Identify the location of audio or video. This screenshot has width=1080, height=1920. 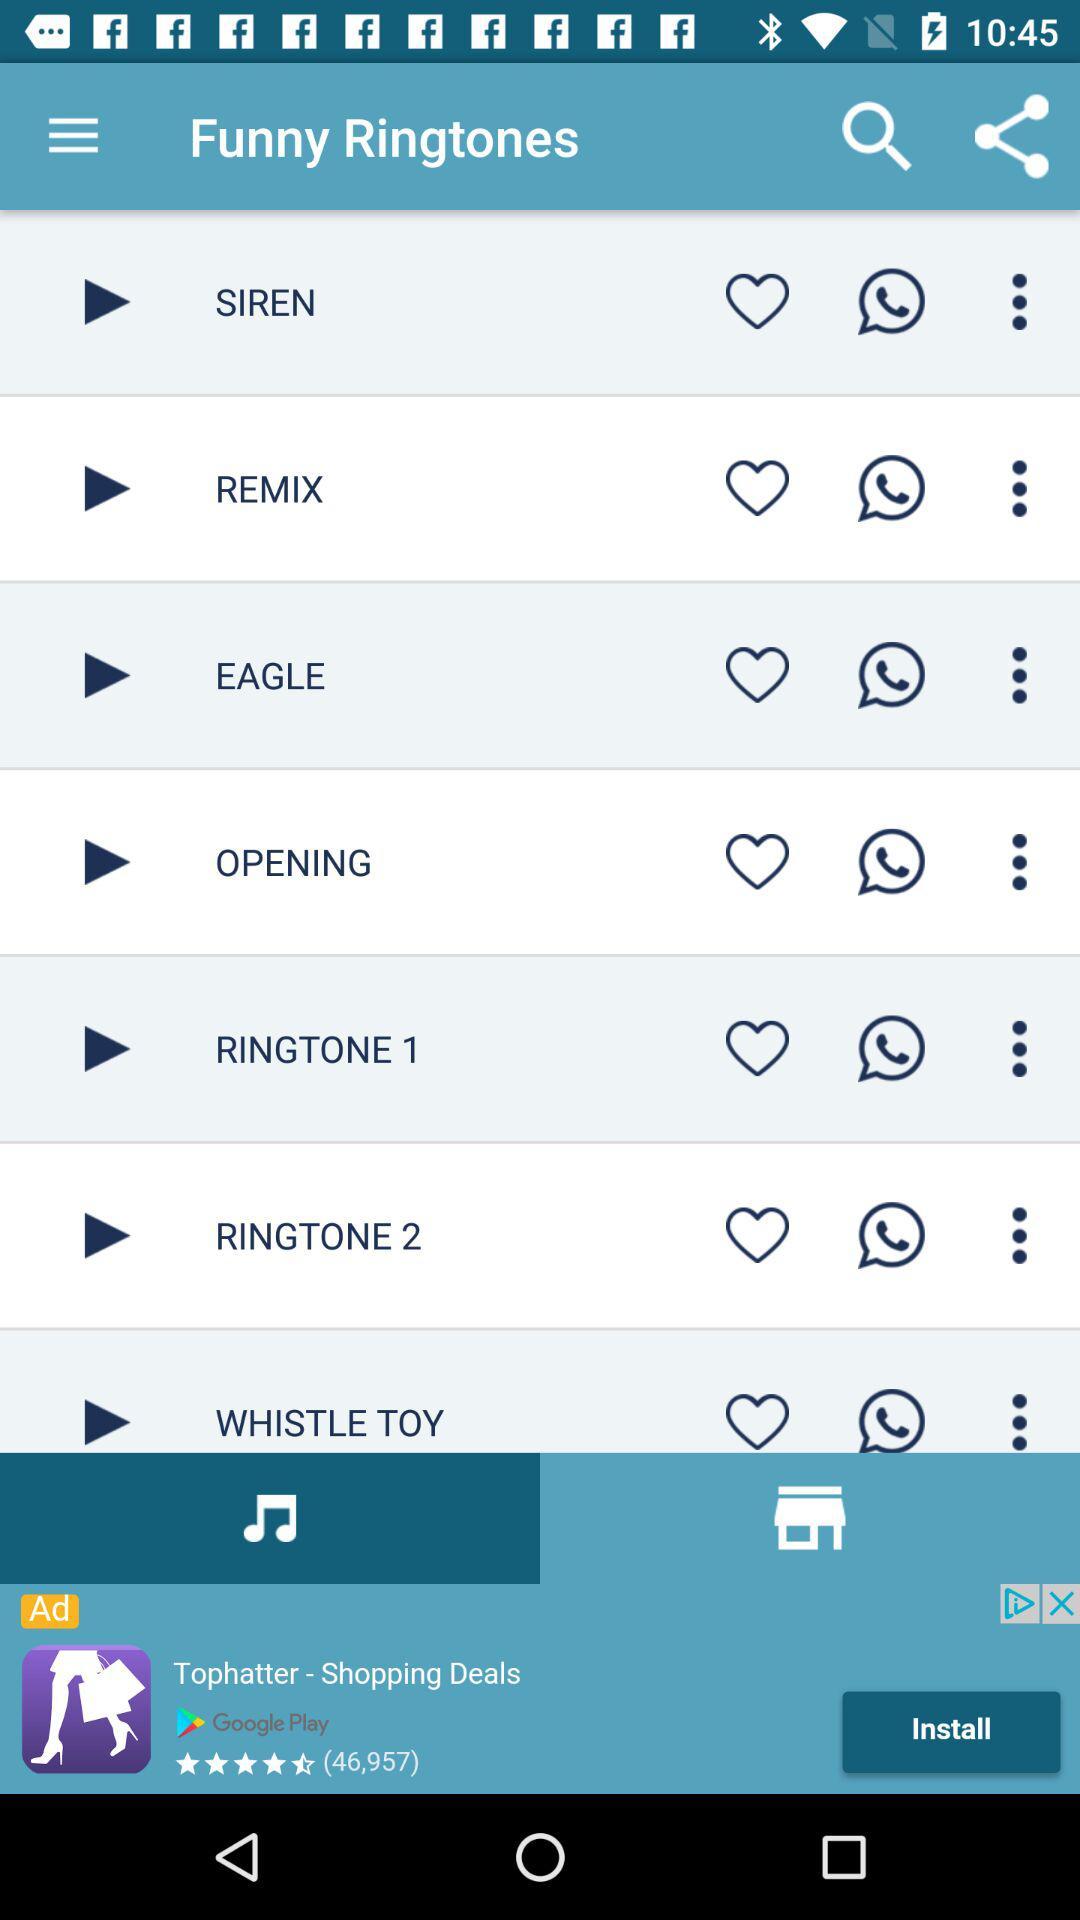
(107, 675).